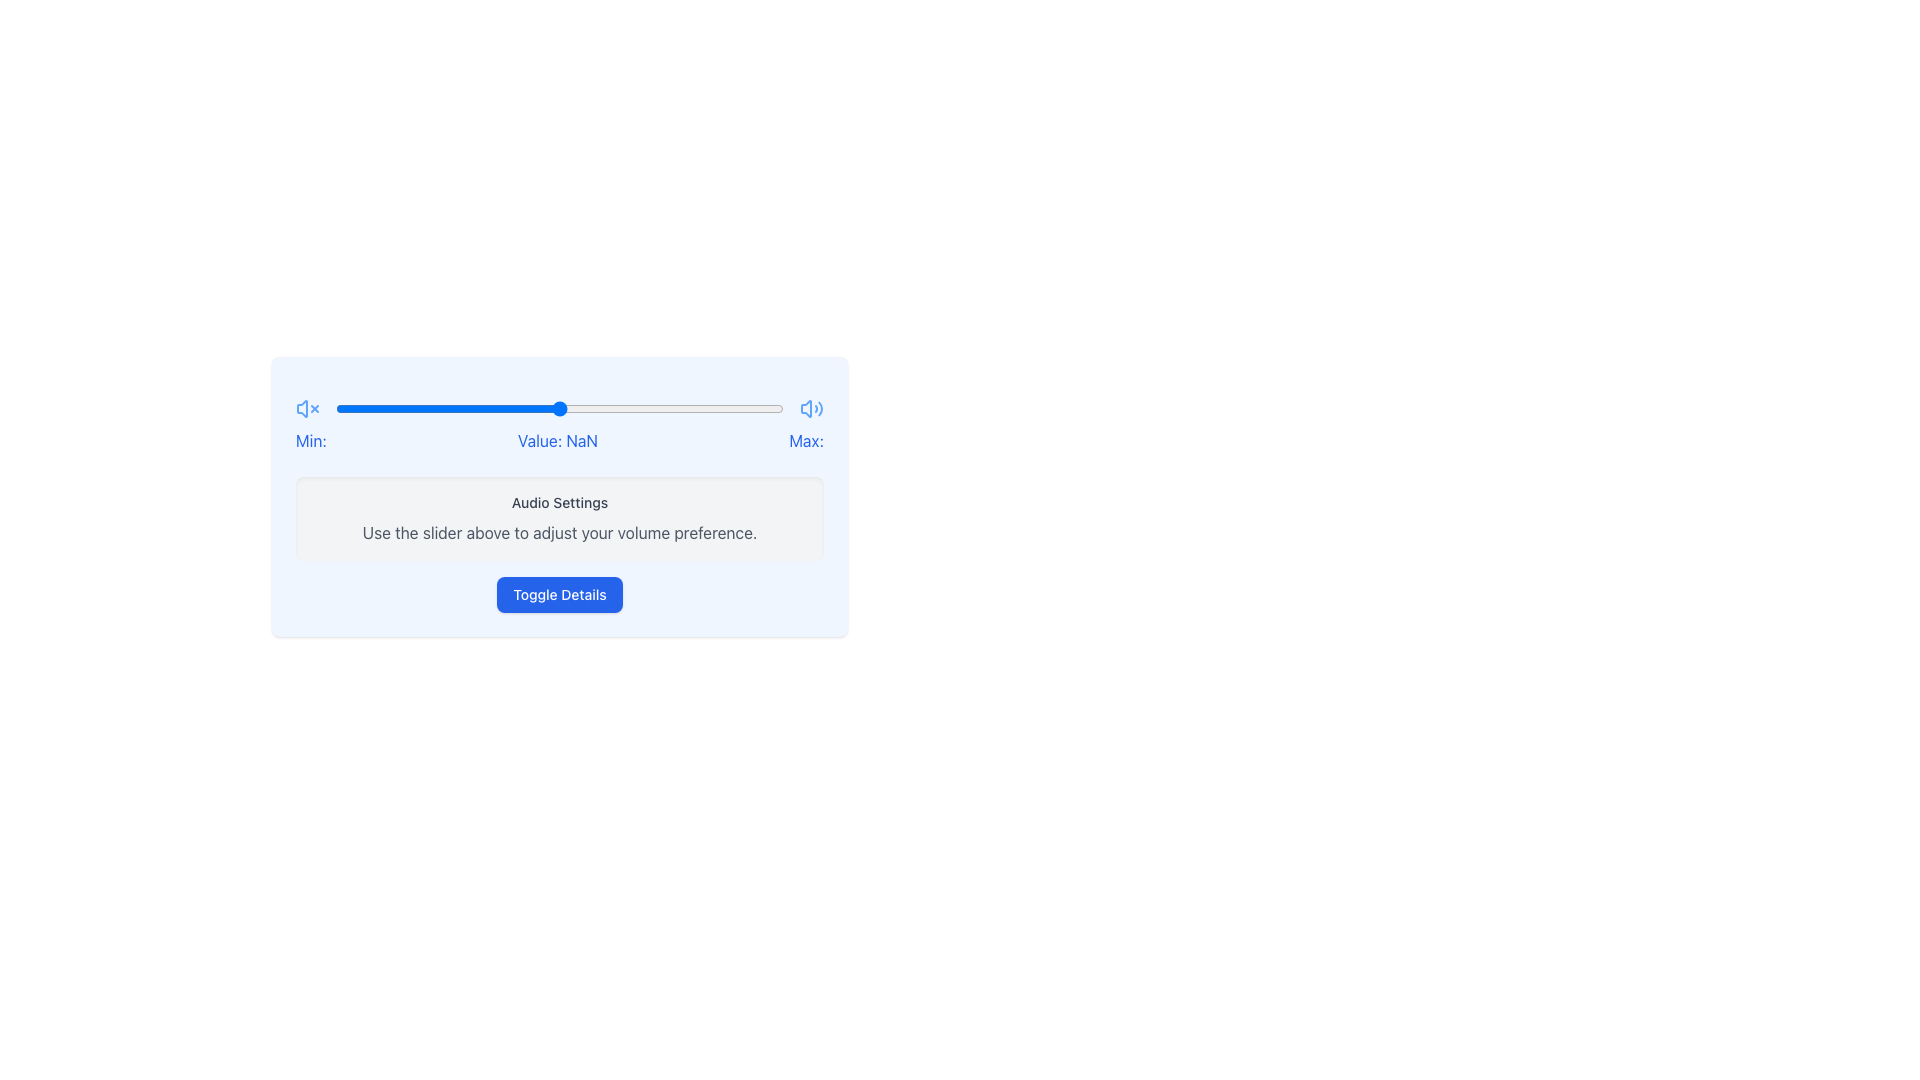 This screenshot has width=1920, height=1080. What do you see at coordinates (676, 407) in the screenshot?
I see `the slider` at bounding box center [676, 407].